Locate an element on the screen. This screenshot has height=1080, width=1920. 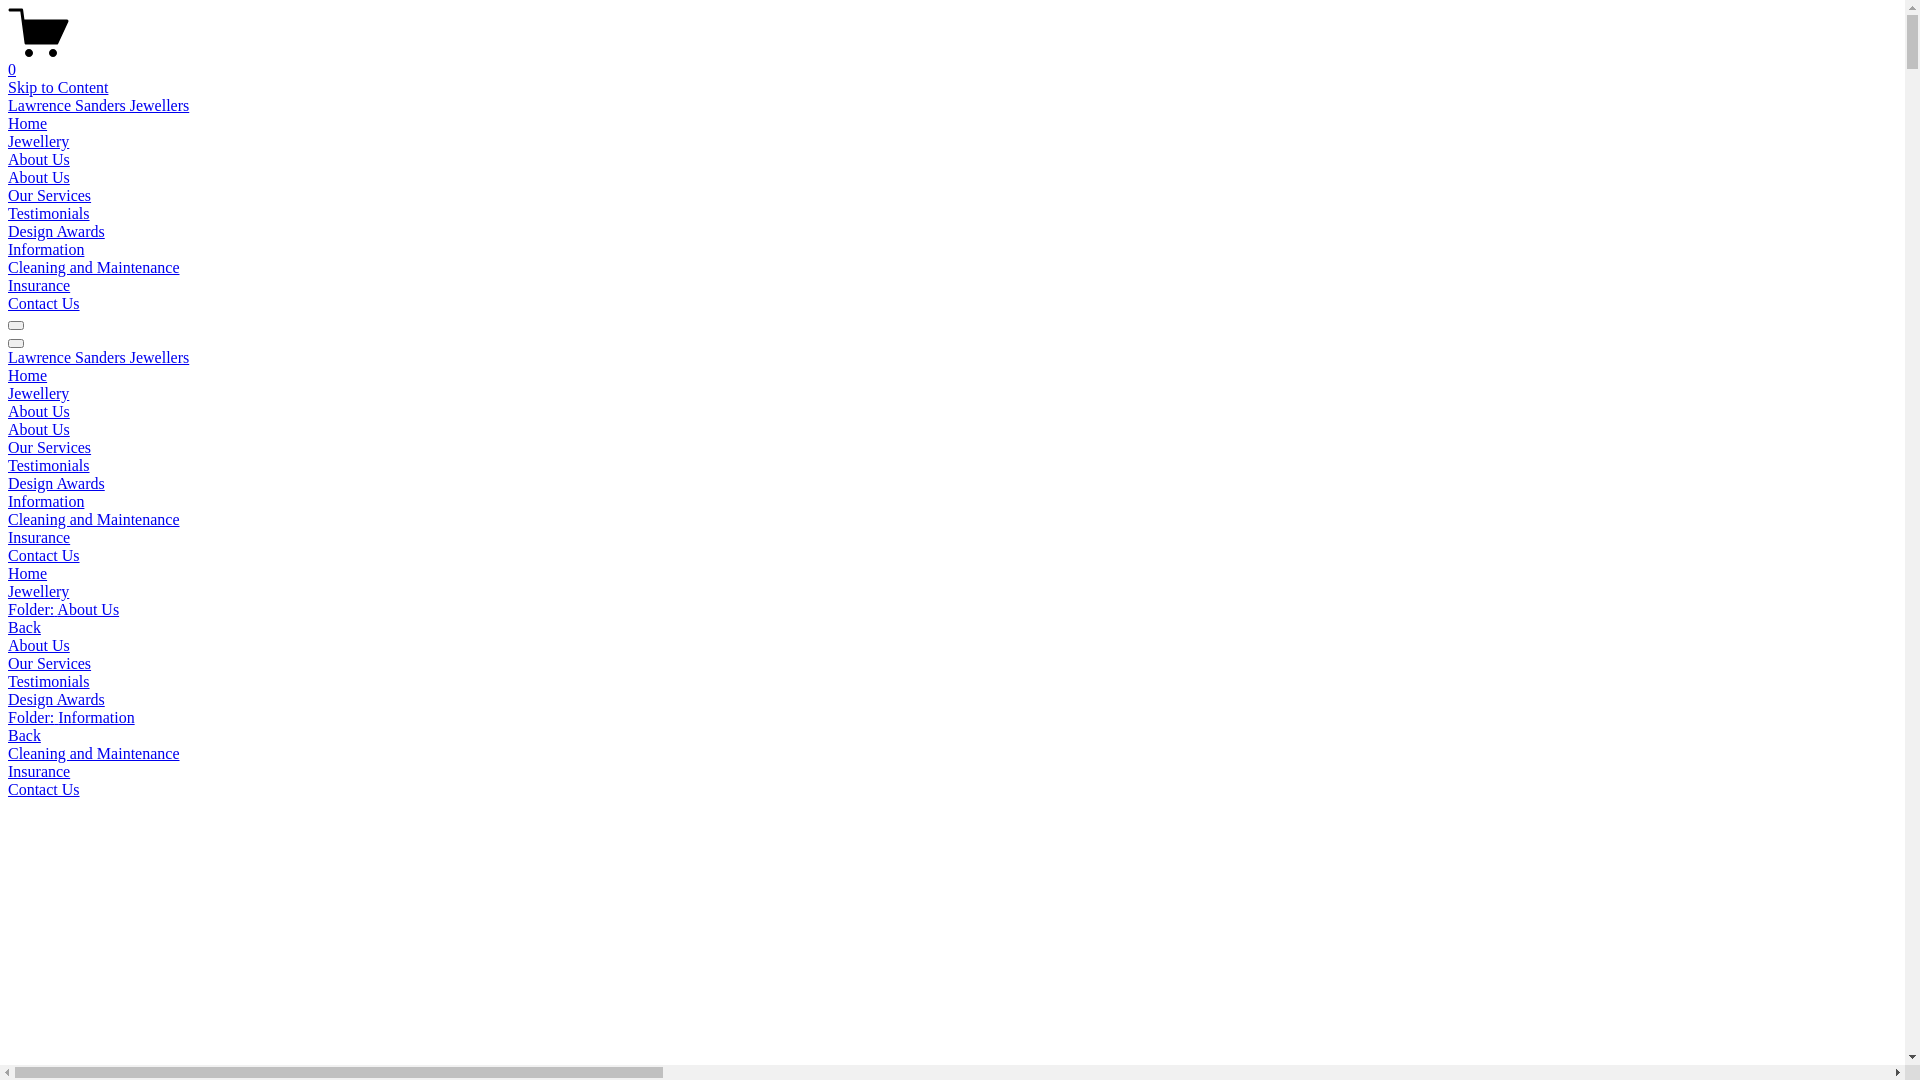
'About Us' is located at coordinates (8, 428).